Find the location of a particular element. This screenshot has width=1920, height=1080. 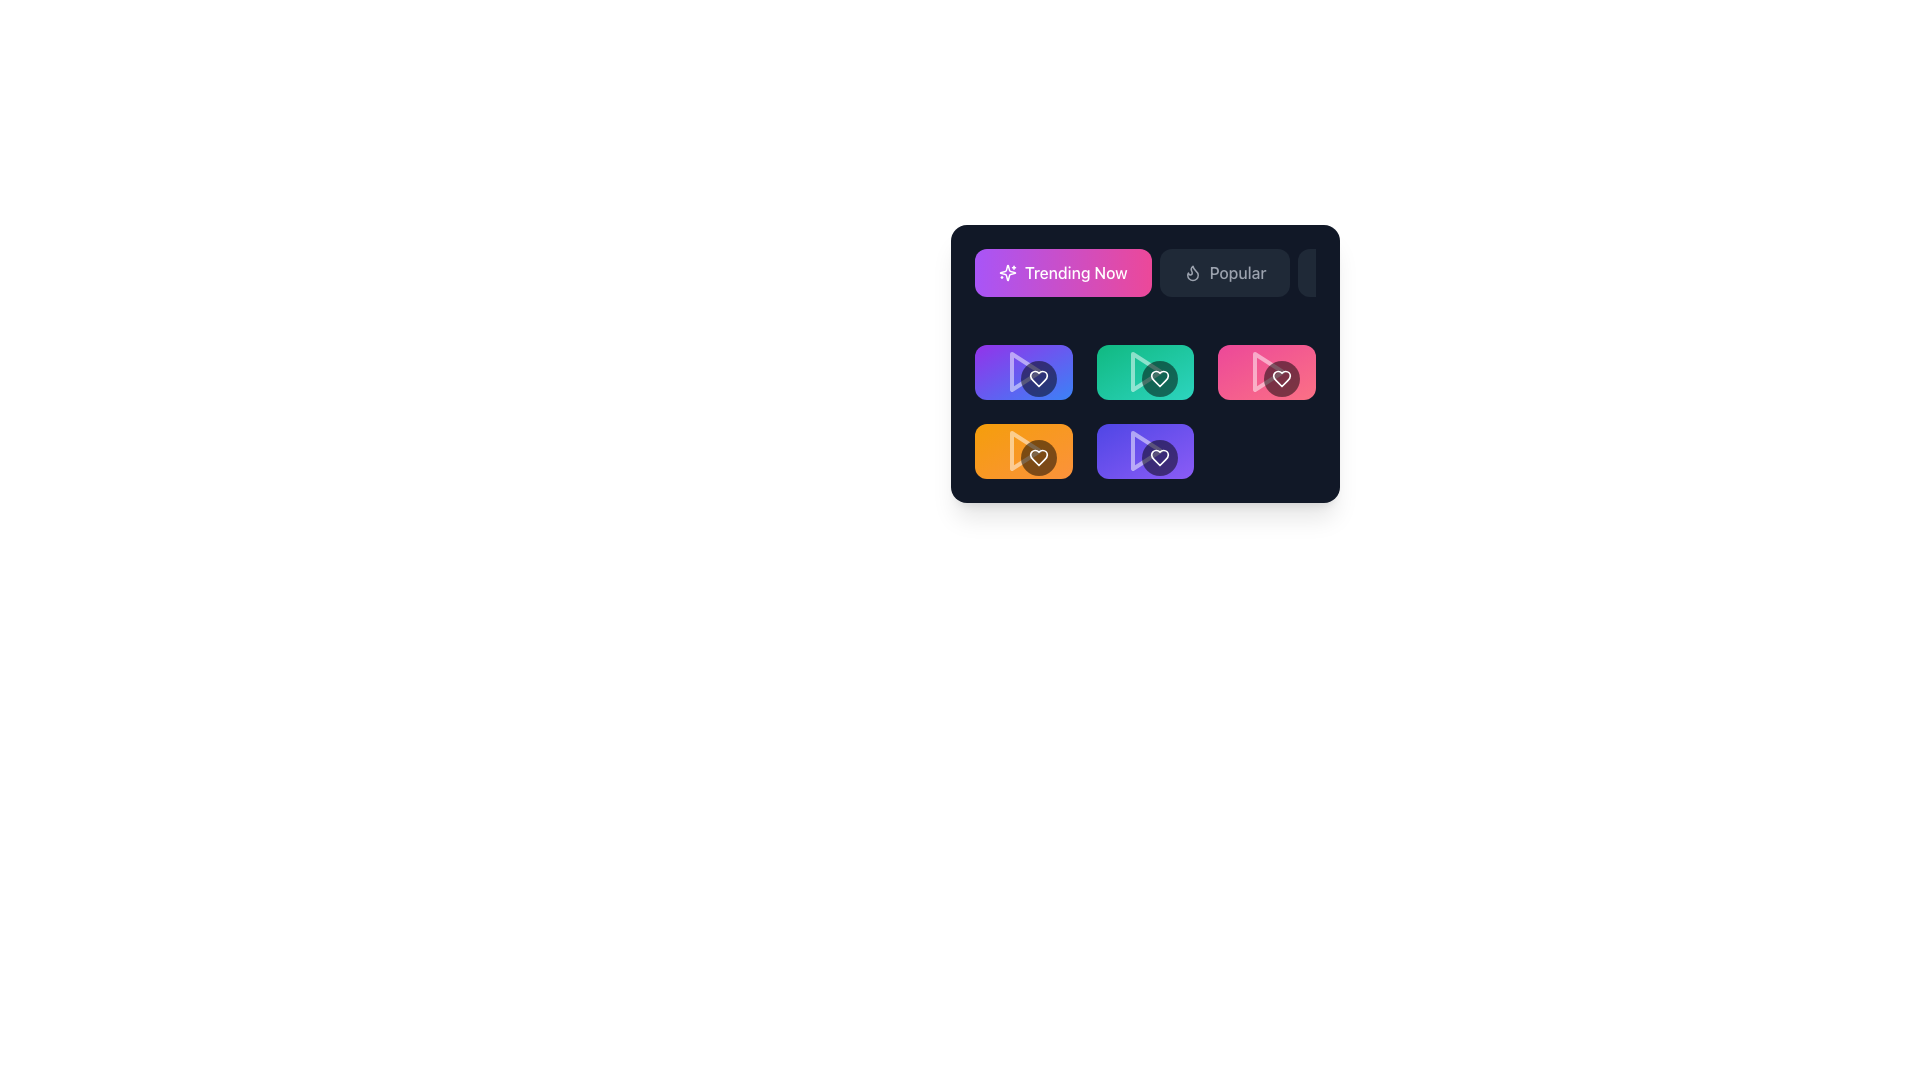

the larger group that includes the clock icon, which represents a time duration feature next to the '2h 30m' text is located at coordinates (1116, 389).